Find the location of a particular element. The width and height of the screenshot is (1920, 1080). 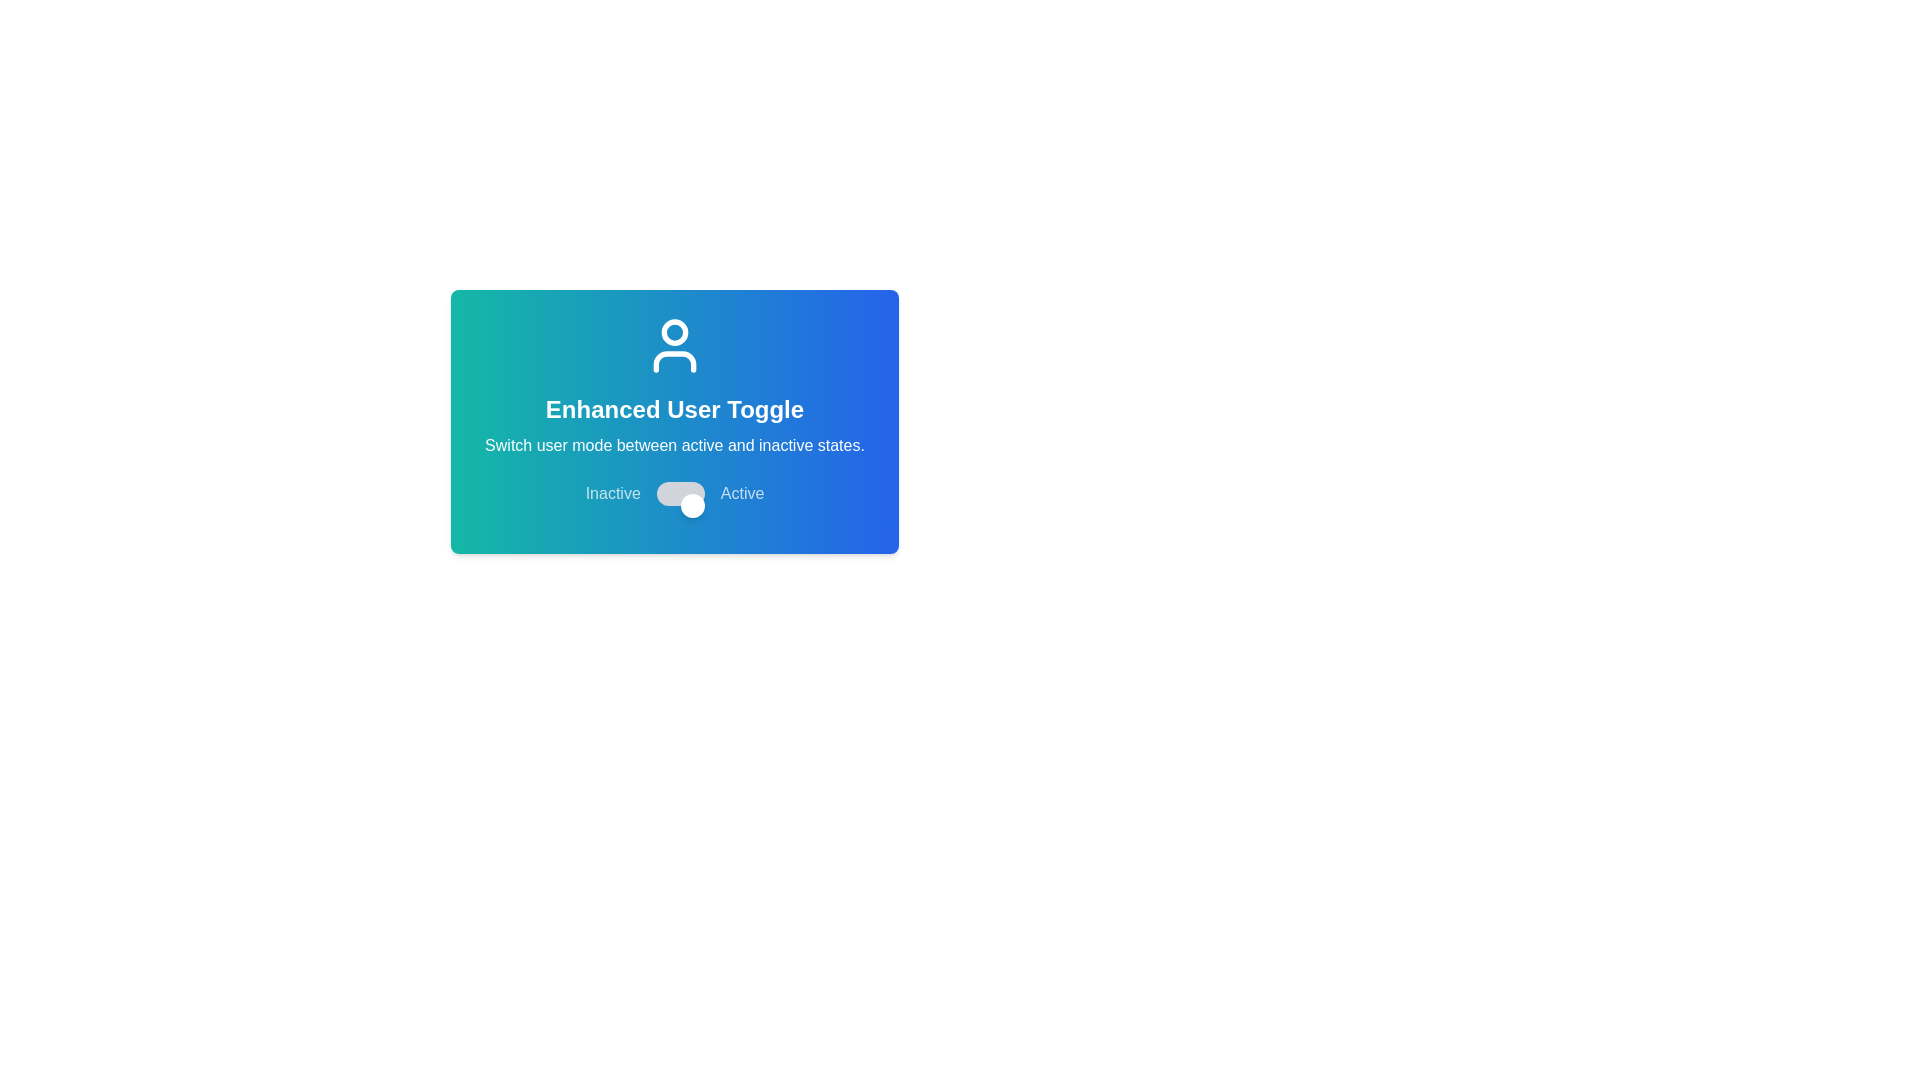

the blue-colored label containing the word 'Active' in white text, which is semi-transparent and located to the right of a toggle switch in the 'Enhanced User Toggle' card is located at coordinates (741, 493).